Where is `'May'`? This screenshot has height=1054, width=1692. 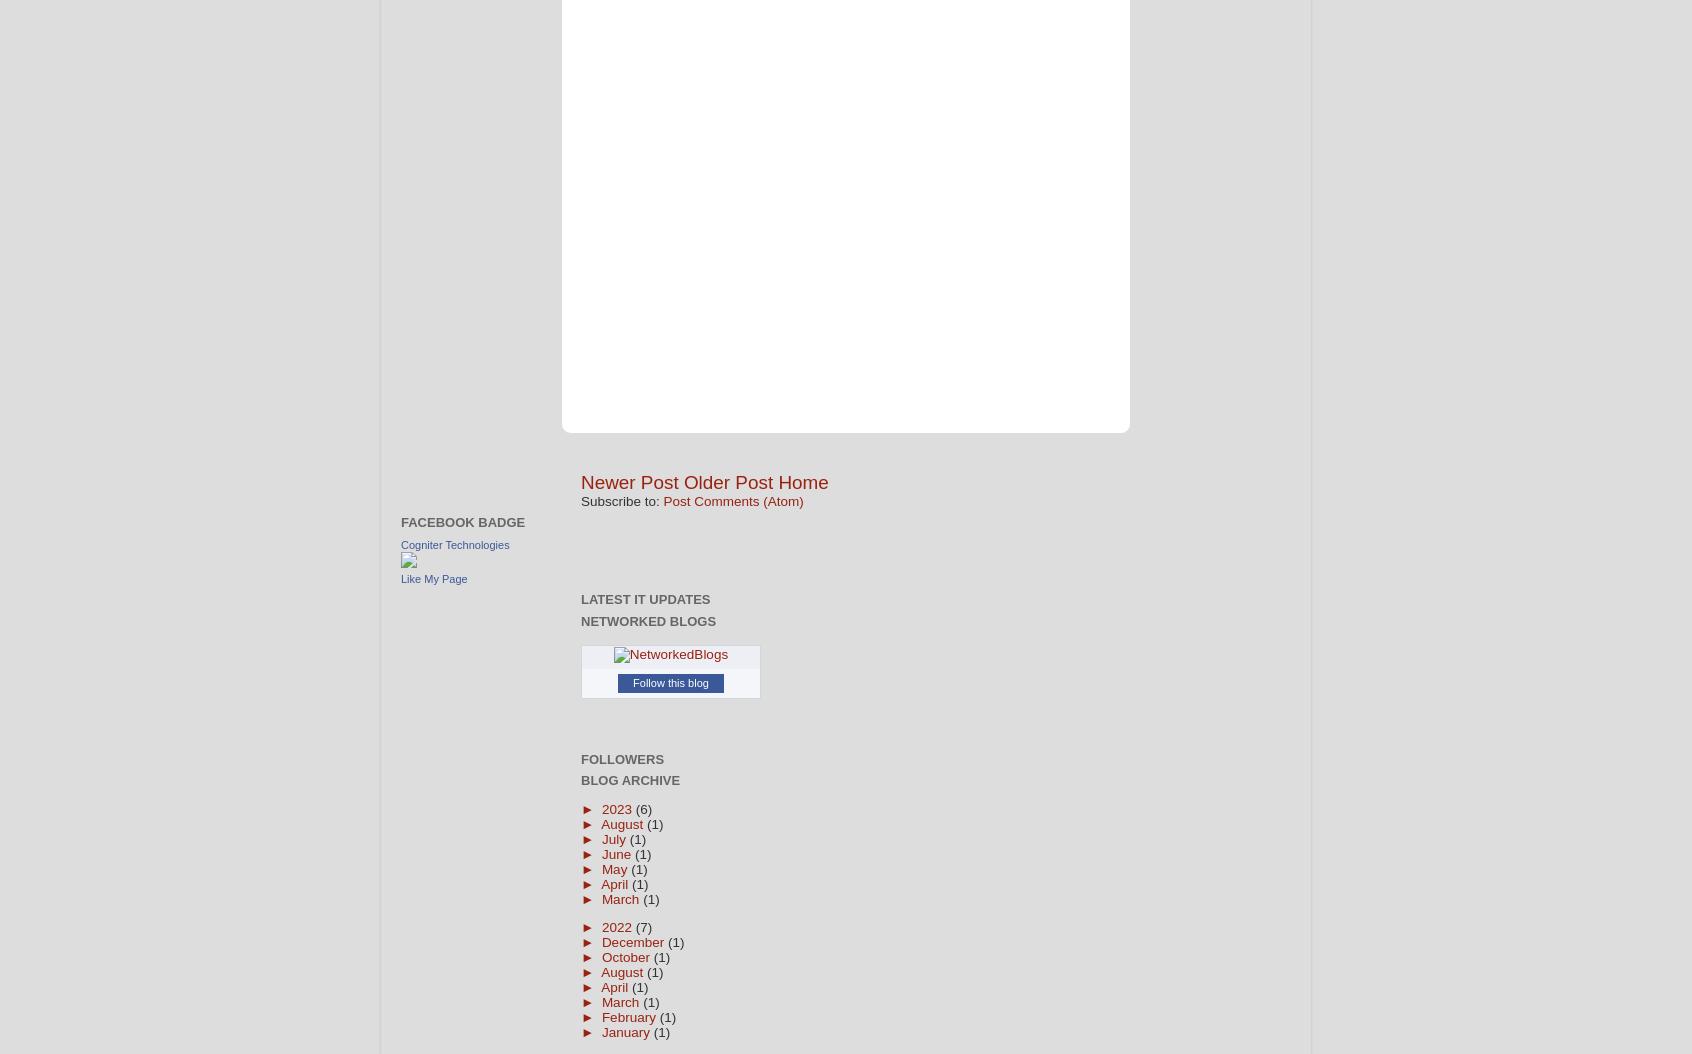
'May' is located at coordinates (615, 868).